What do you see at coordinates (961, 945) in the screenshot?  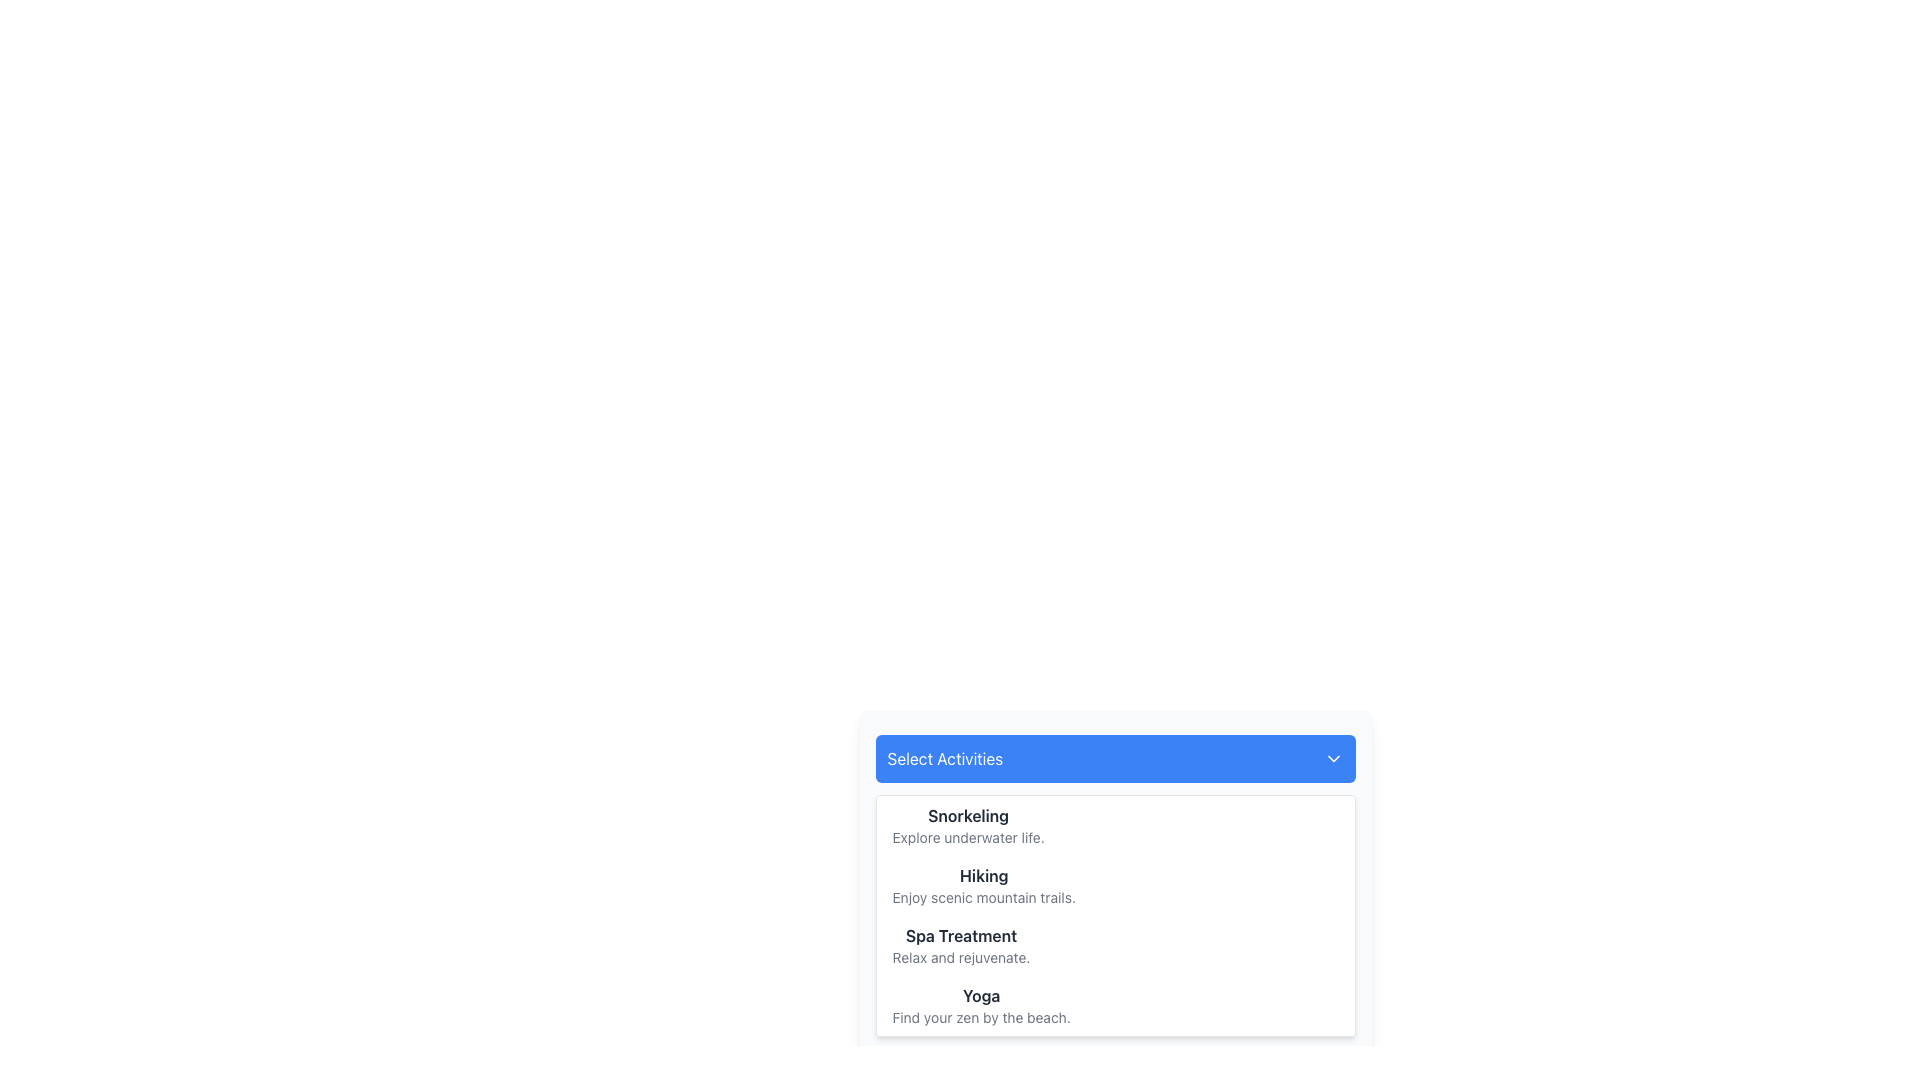 I see `text from the third option in the selectable menu under 'Select Activities', which displays 'Spa Treatment' and 'Relax and rejuvenate.'` at bounding box center [961, 945].